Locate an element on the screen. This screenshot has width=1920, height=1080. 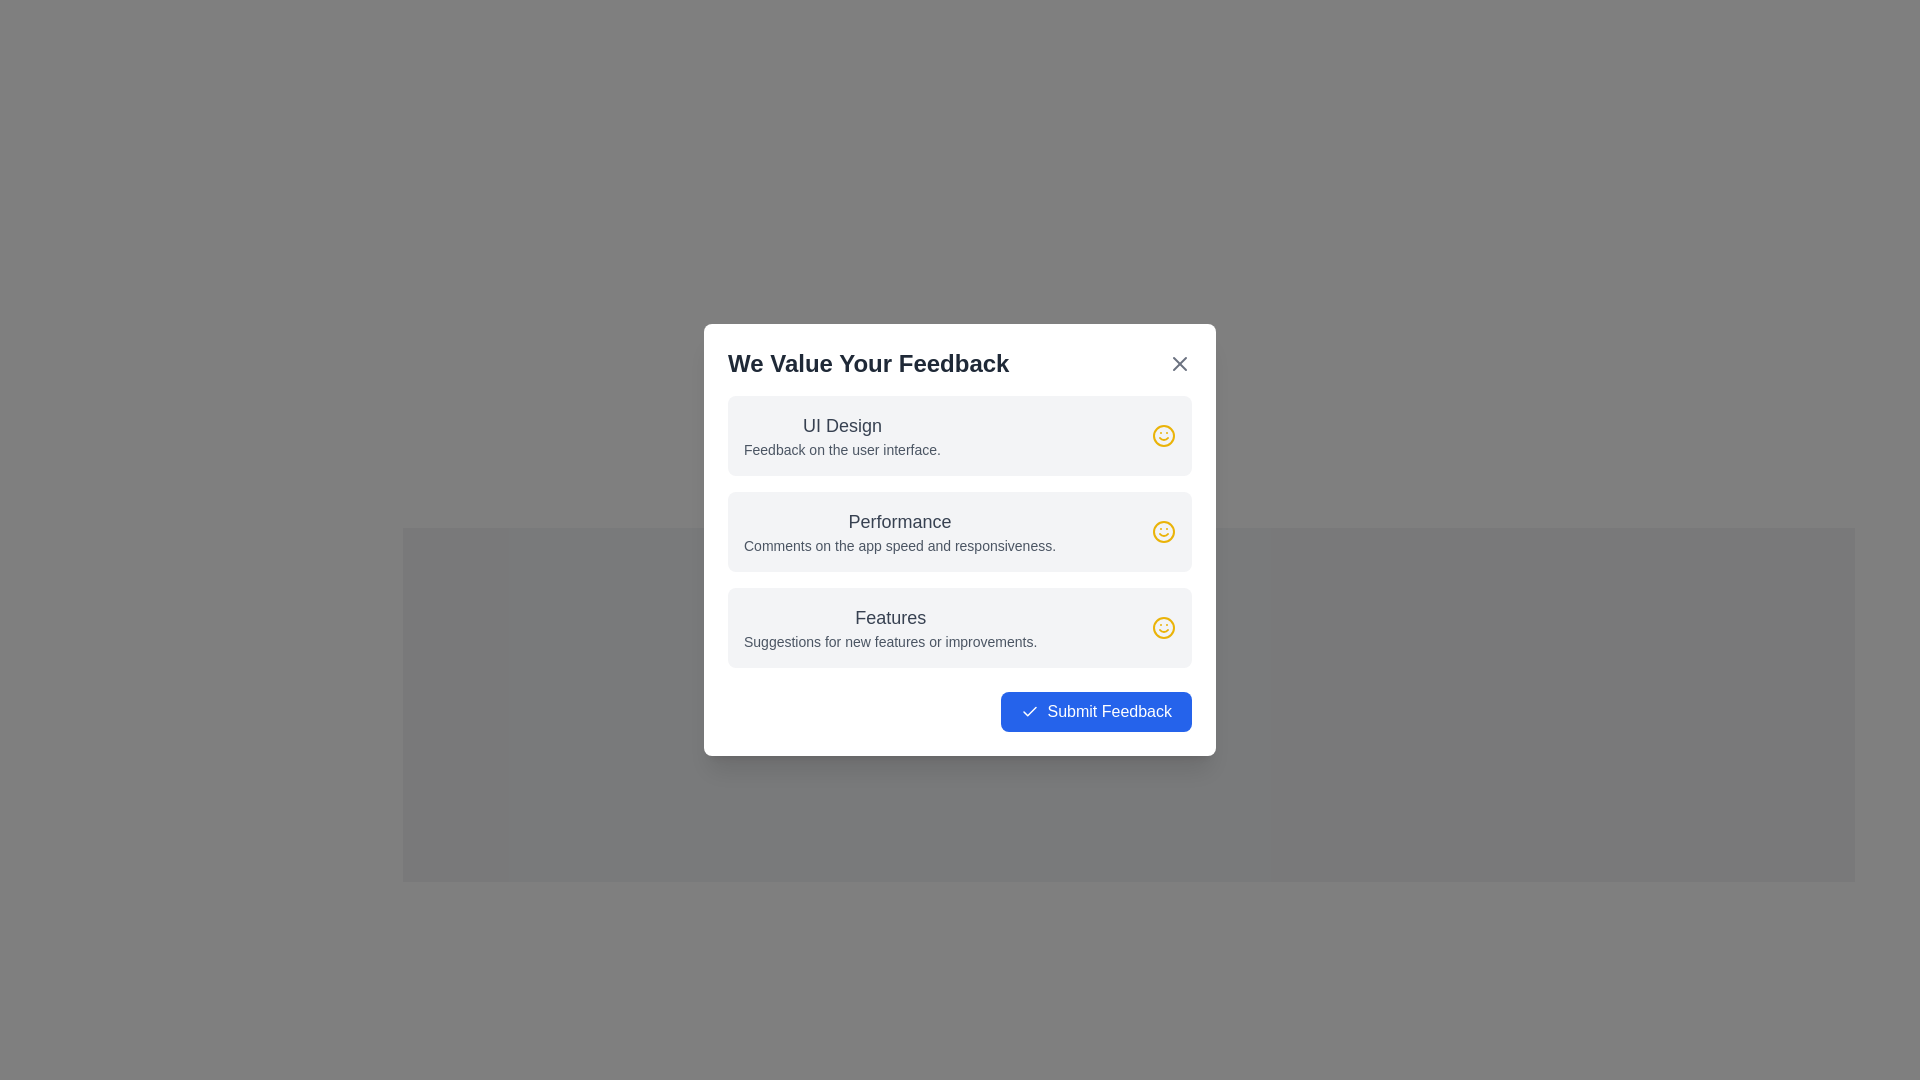
prominently styled header text 'We Value Your Feedback' to understand the dialog's purpose is located at coordinates (960, 363).